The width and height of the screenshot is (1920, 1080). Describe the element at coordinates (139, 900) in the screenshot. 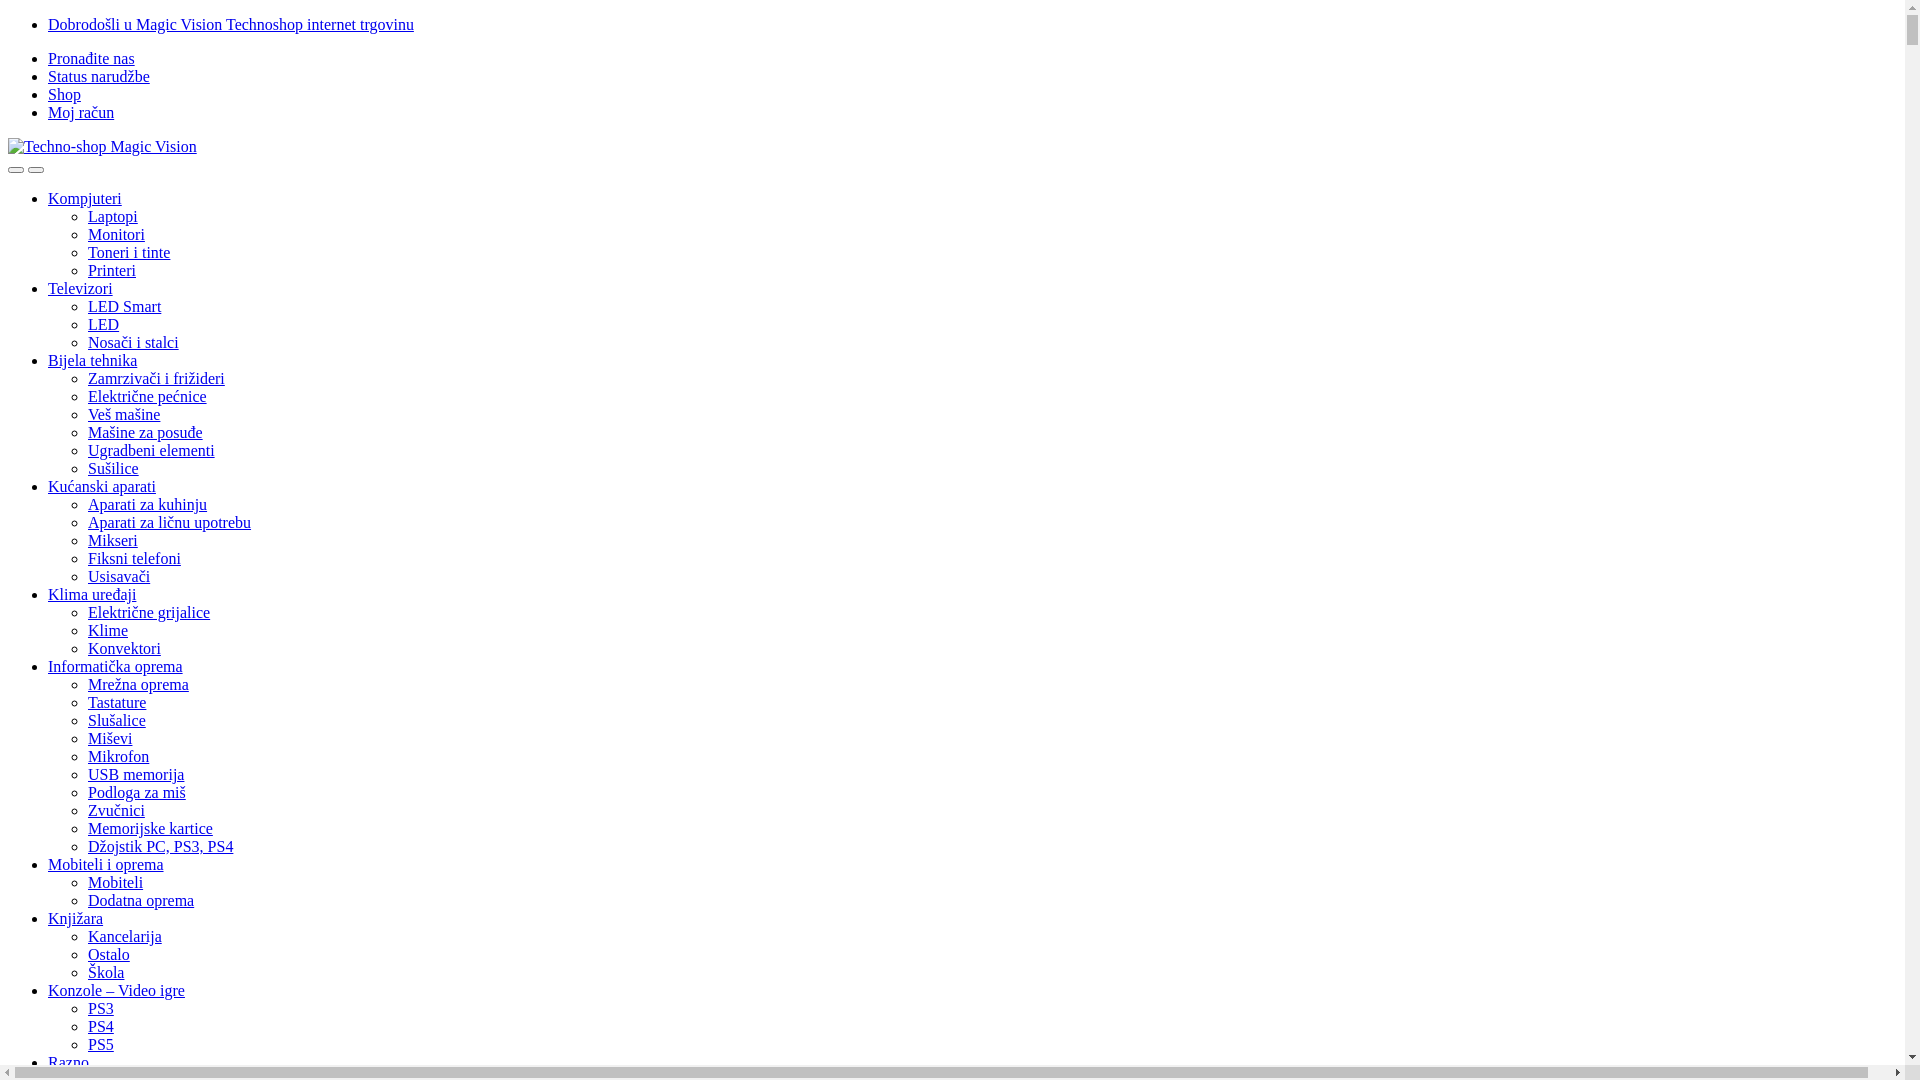

I see `'Dodatna oprema'` at that location.